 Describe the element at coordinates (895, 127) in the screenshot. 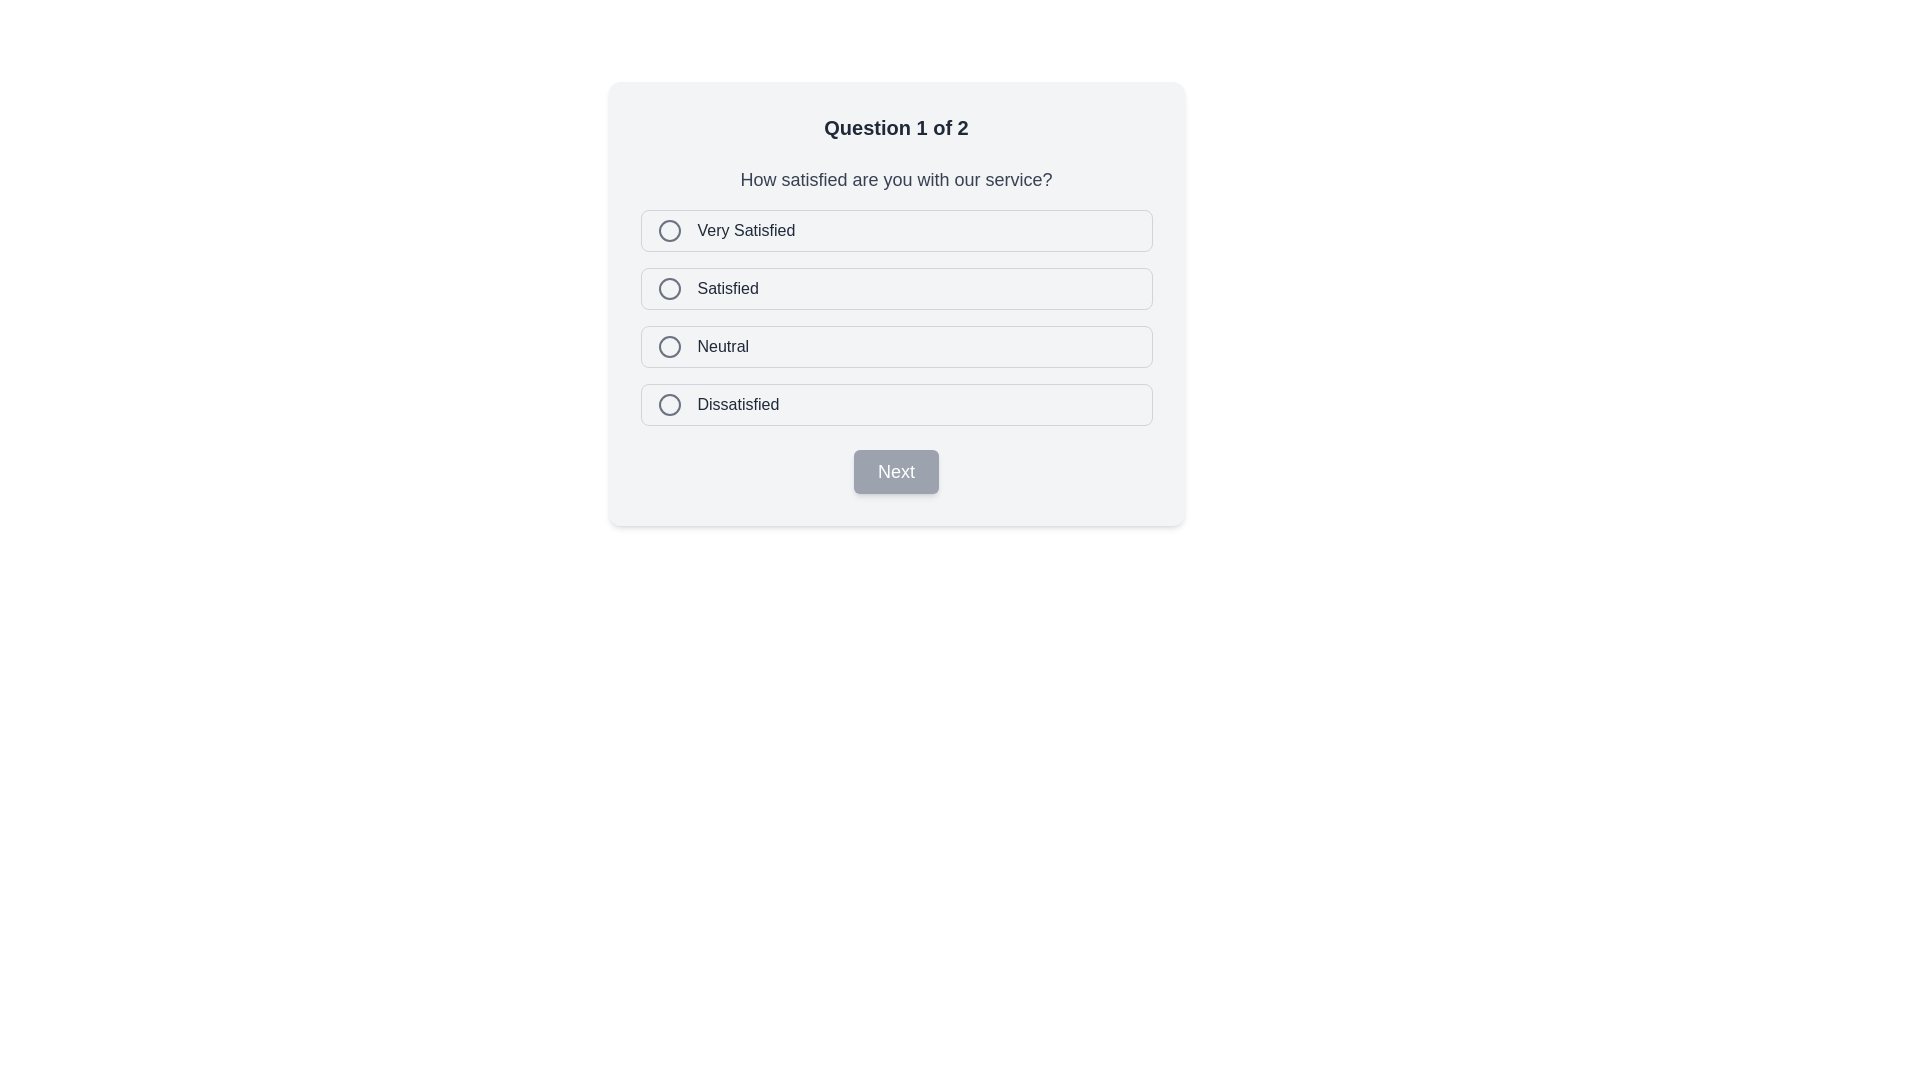

I see `the Text heading that indicates the current survey question's progress, located above the question 'How satisfied are you with our service?'` at that location.